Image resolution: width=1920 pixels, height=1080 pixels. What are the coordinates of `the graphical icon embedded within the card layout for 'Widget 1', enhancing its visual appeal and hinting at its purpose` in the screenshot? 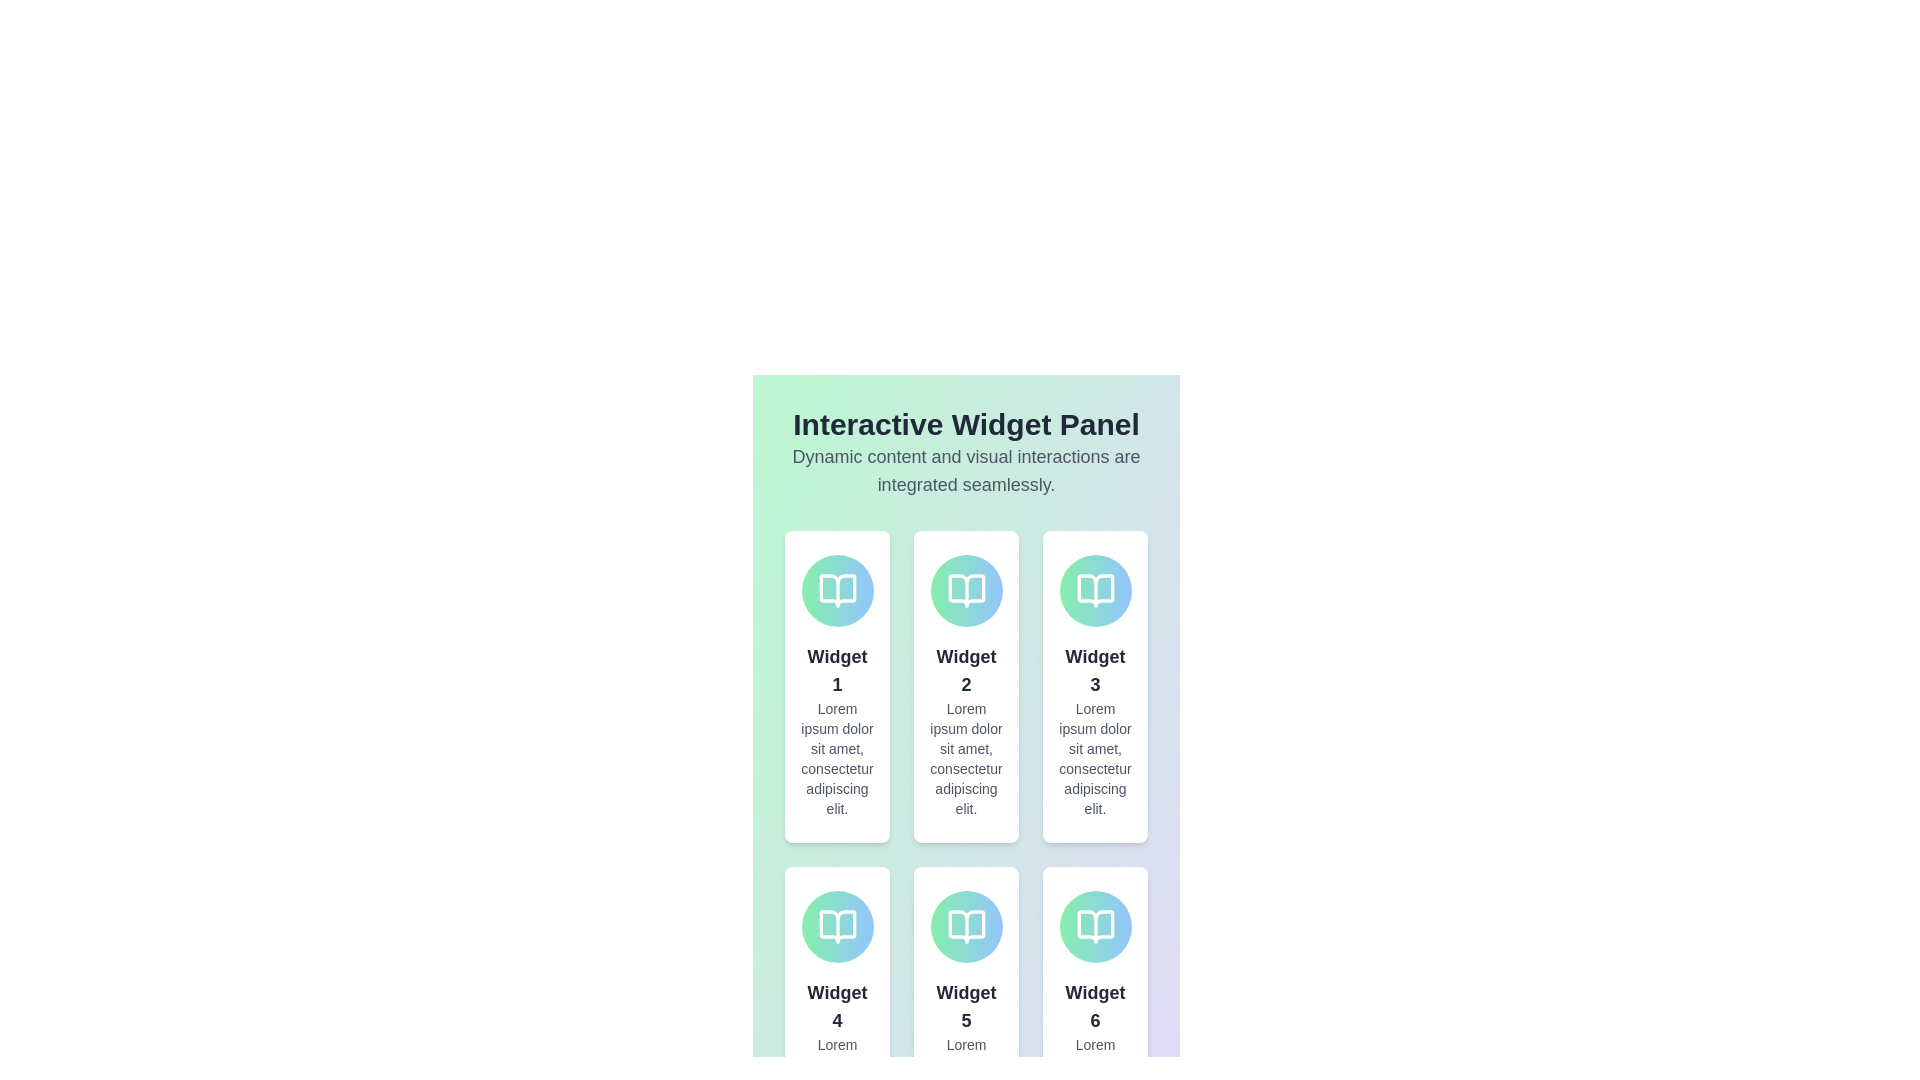 It's located at (837, 589).